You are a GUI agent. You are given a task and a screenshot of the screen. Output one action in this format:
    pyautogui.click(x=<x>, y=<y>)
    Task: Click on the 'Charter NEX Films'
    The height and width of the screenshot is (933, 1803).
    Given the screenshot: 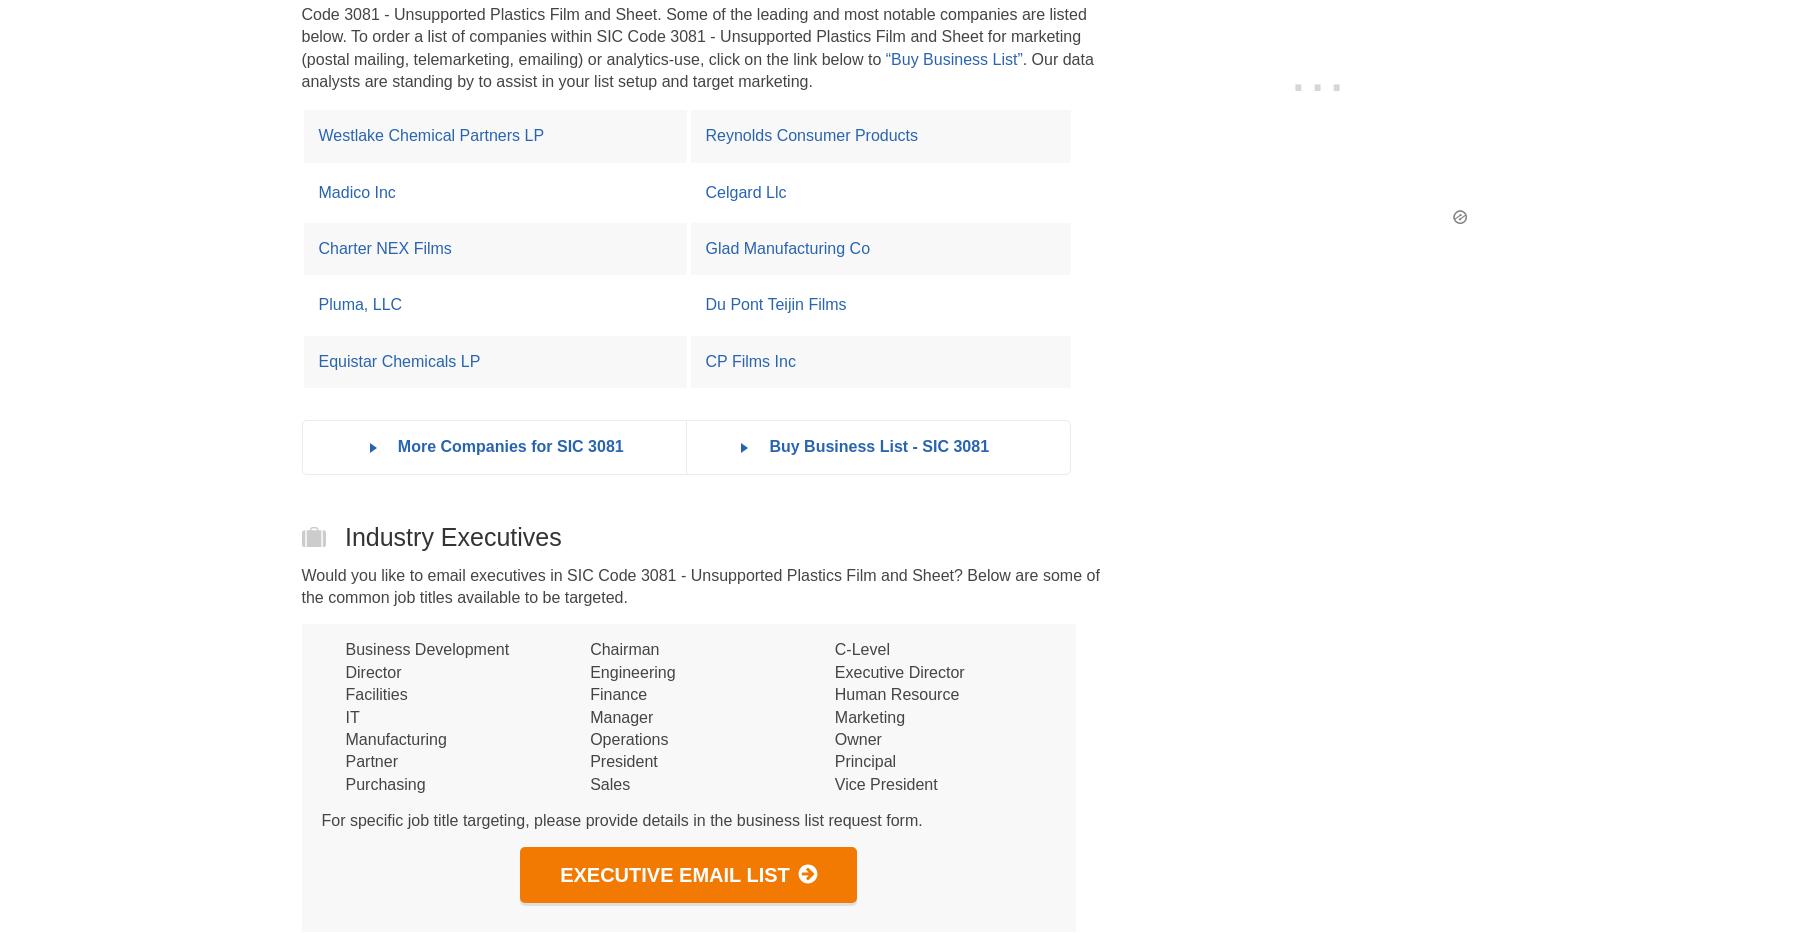 What is the action you would take?
    pyautogui.click(x=383, y=247)
    